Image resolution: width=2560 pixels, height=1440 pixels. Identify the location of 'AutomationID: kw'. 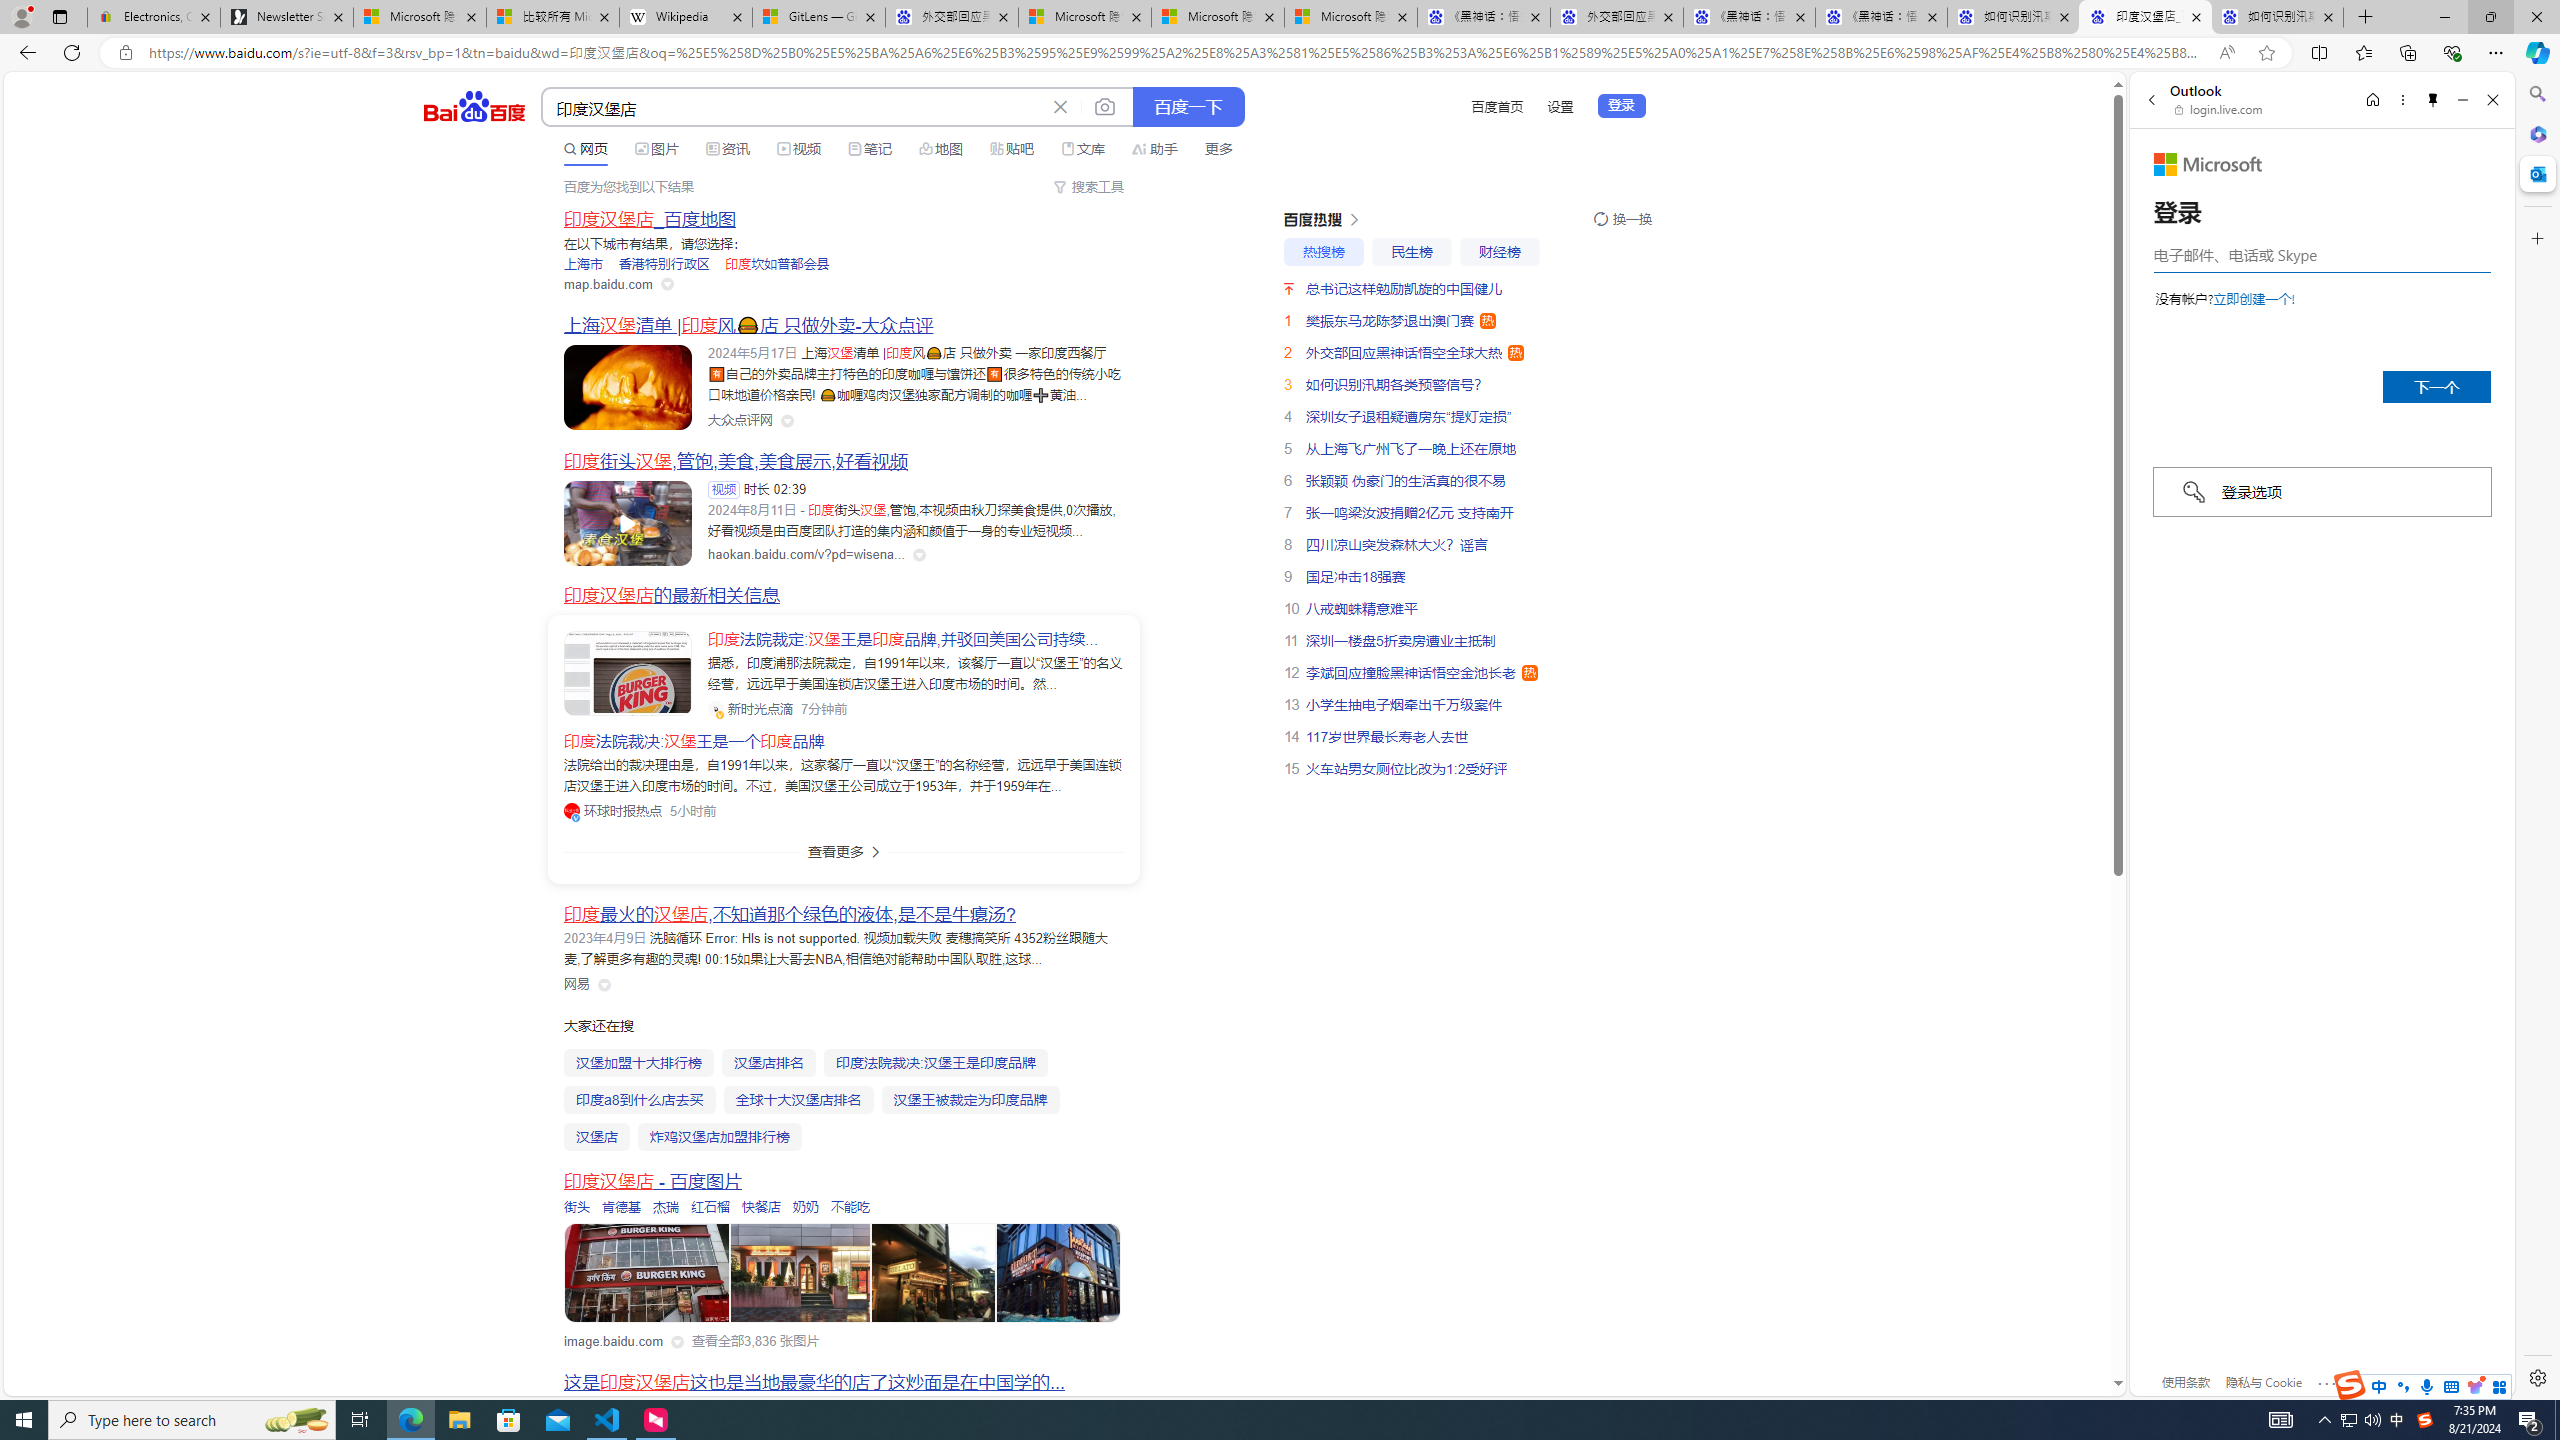
(794, 107).